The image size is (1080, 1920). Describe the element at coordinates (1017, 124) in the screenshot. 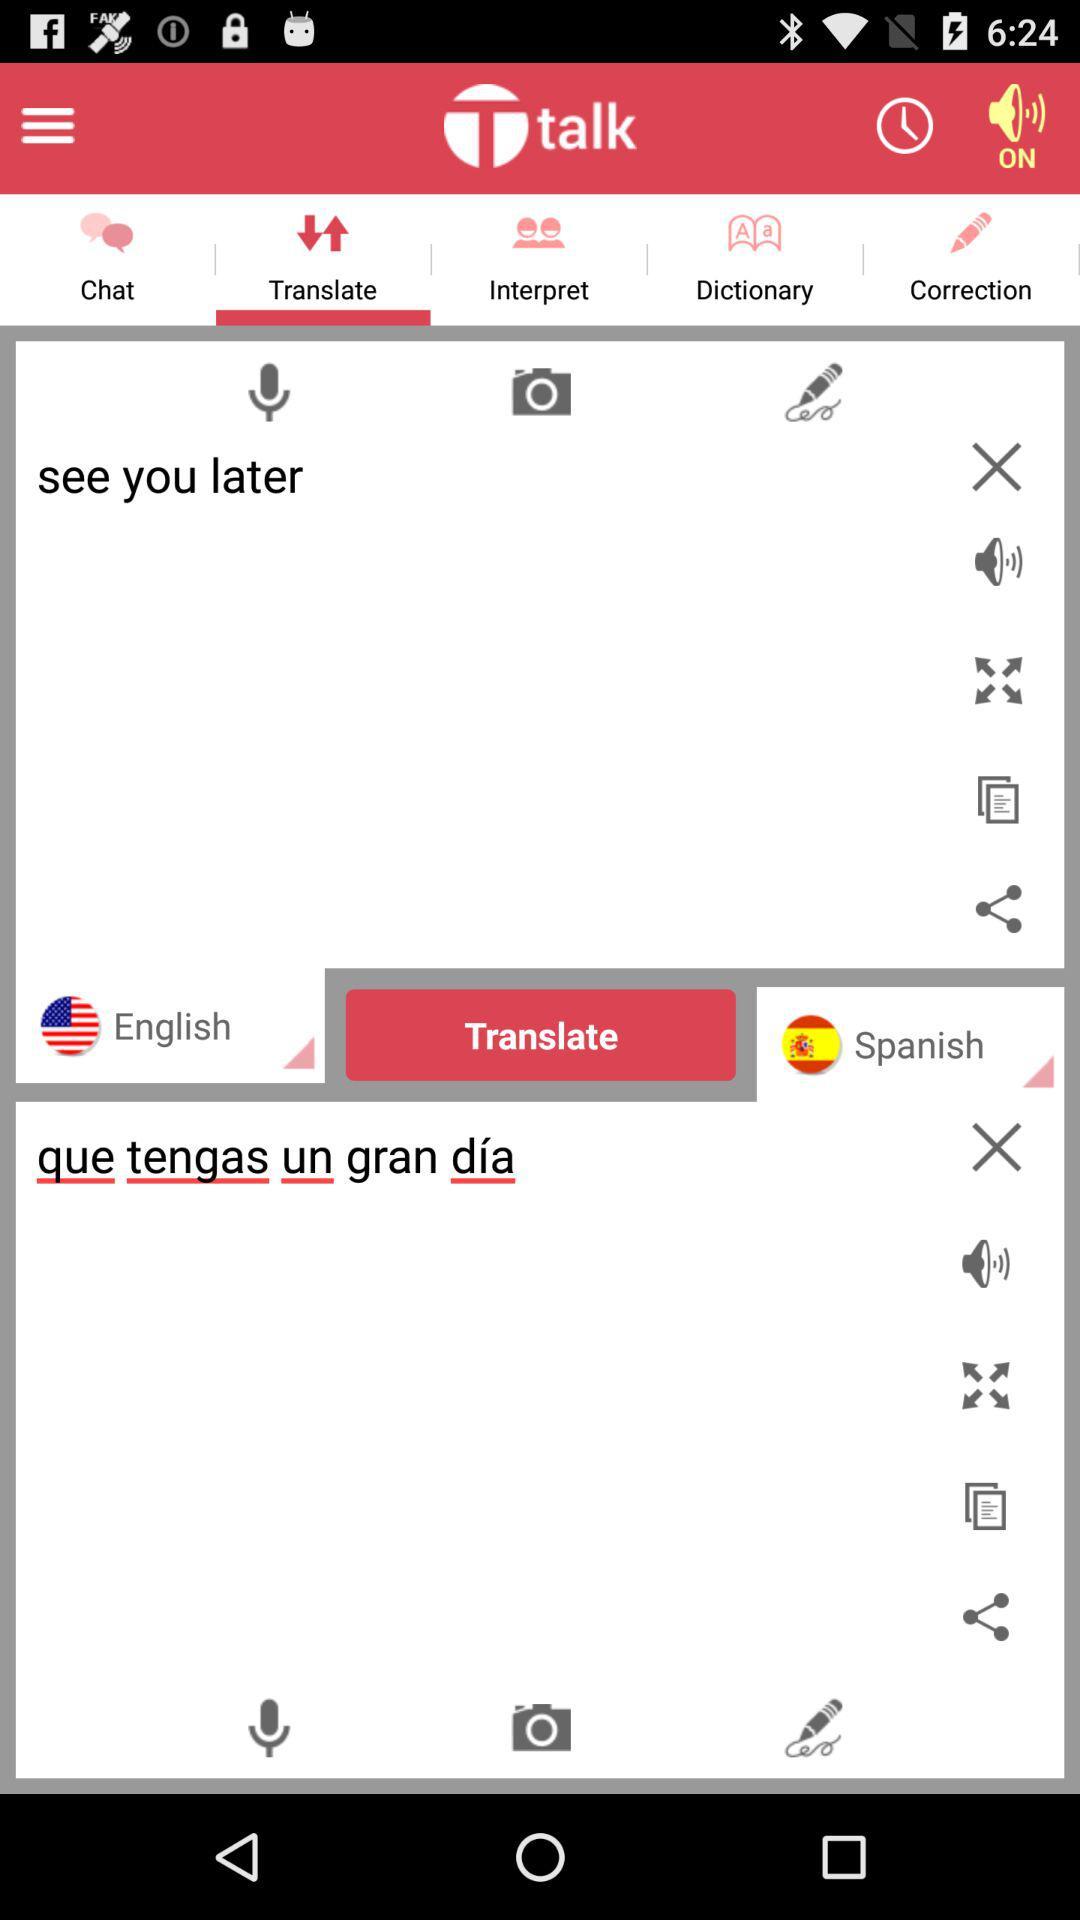

I see `sound` at that location.